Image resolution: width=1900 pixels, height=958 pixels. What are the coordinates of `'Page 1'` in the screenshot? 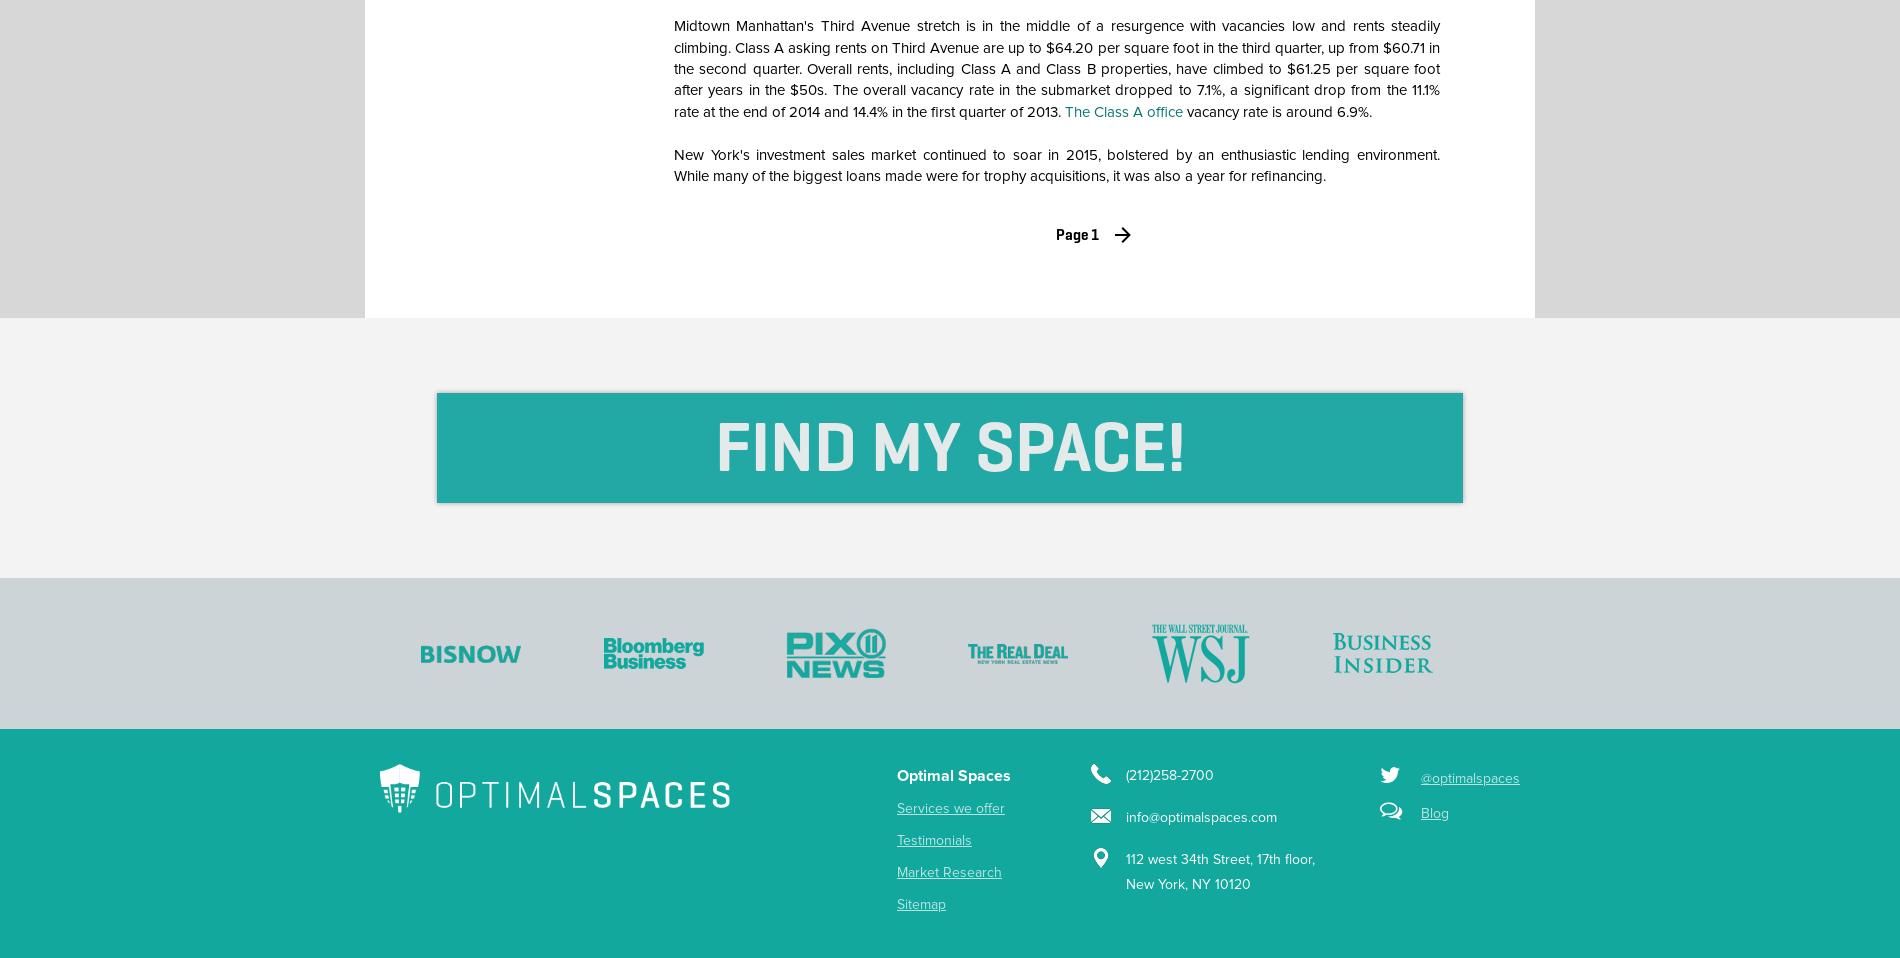 It's located at (1077, 233).